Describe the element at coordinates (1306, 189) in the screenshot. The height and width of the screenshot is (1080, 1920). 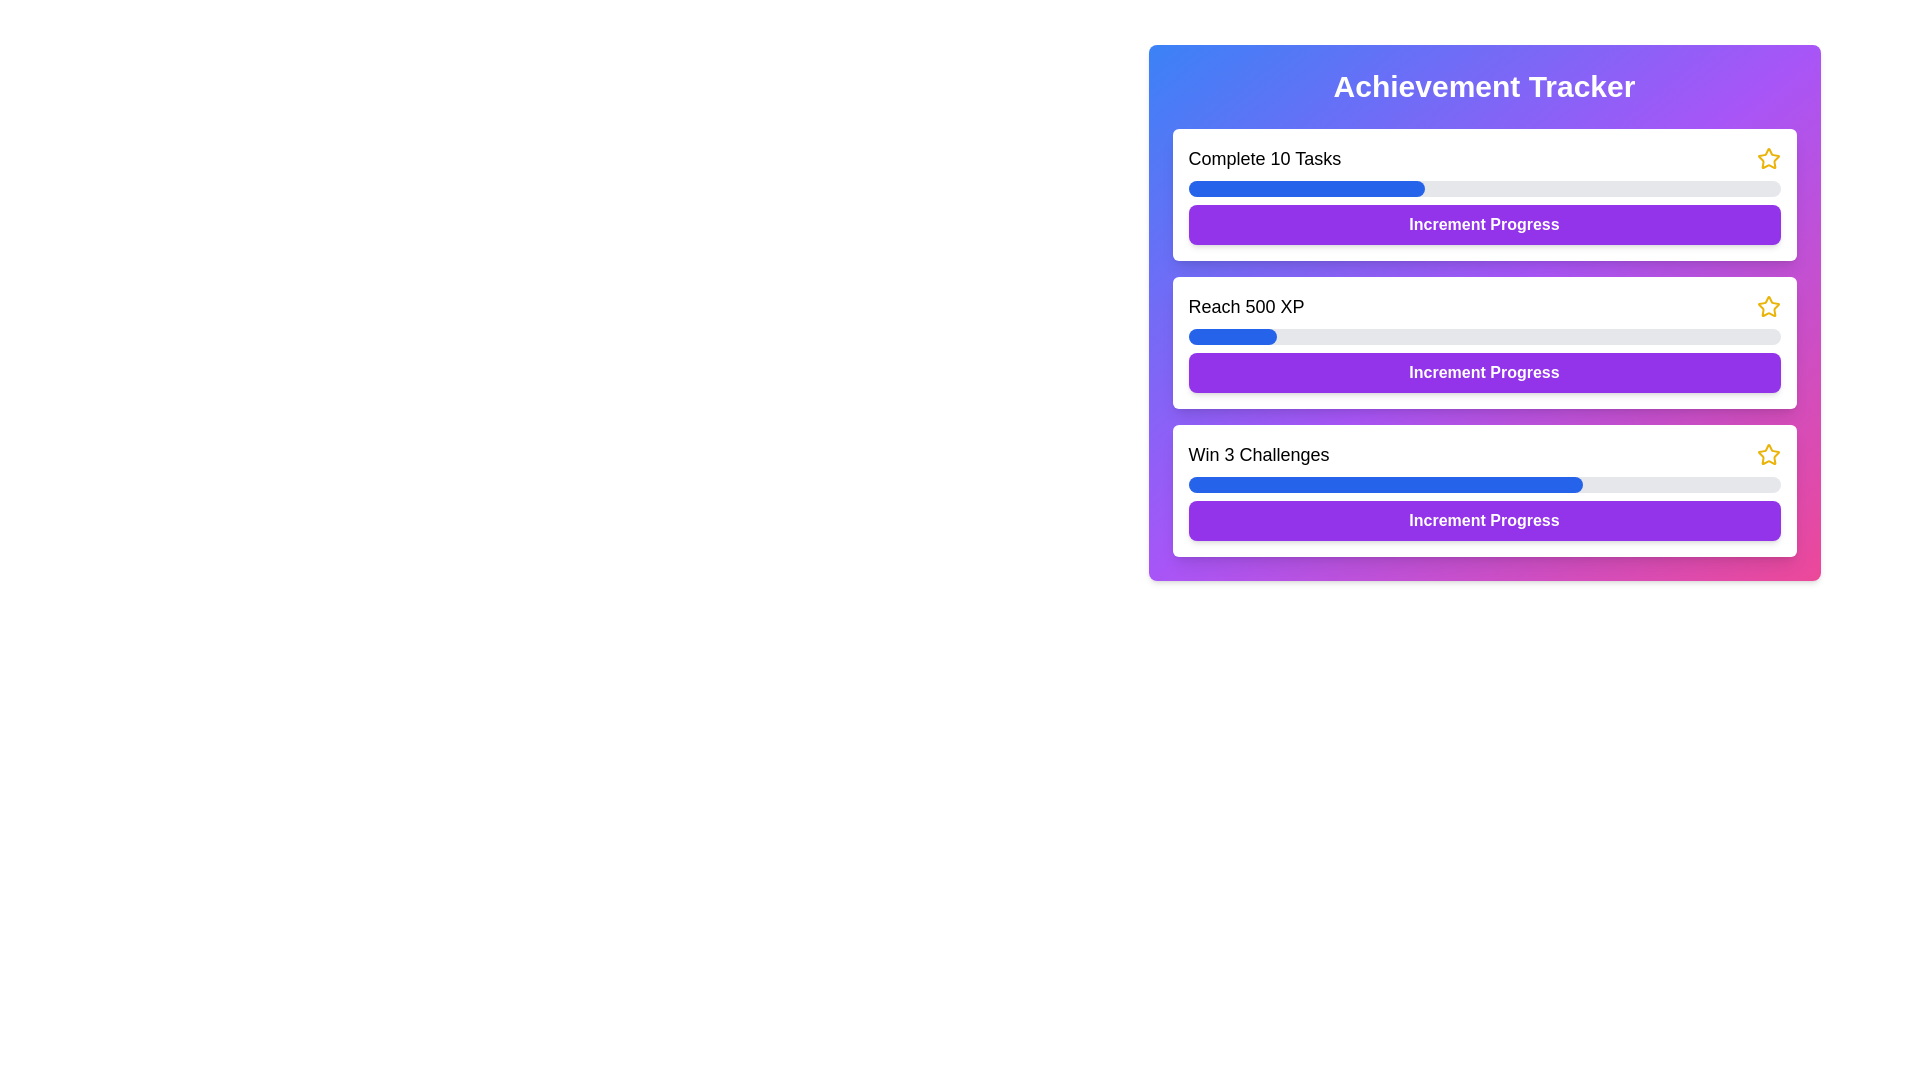
I see `the blue progress bar with rounded edges representing the progress for the 'Complete 10 Tasks' section in the Achievement Tracker interface` at that location.